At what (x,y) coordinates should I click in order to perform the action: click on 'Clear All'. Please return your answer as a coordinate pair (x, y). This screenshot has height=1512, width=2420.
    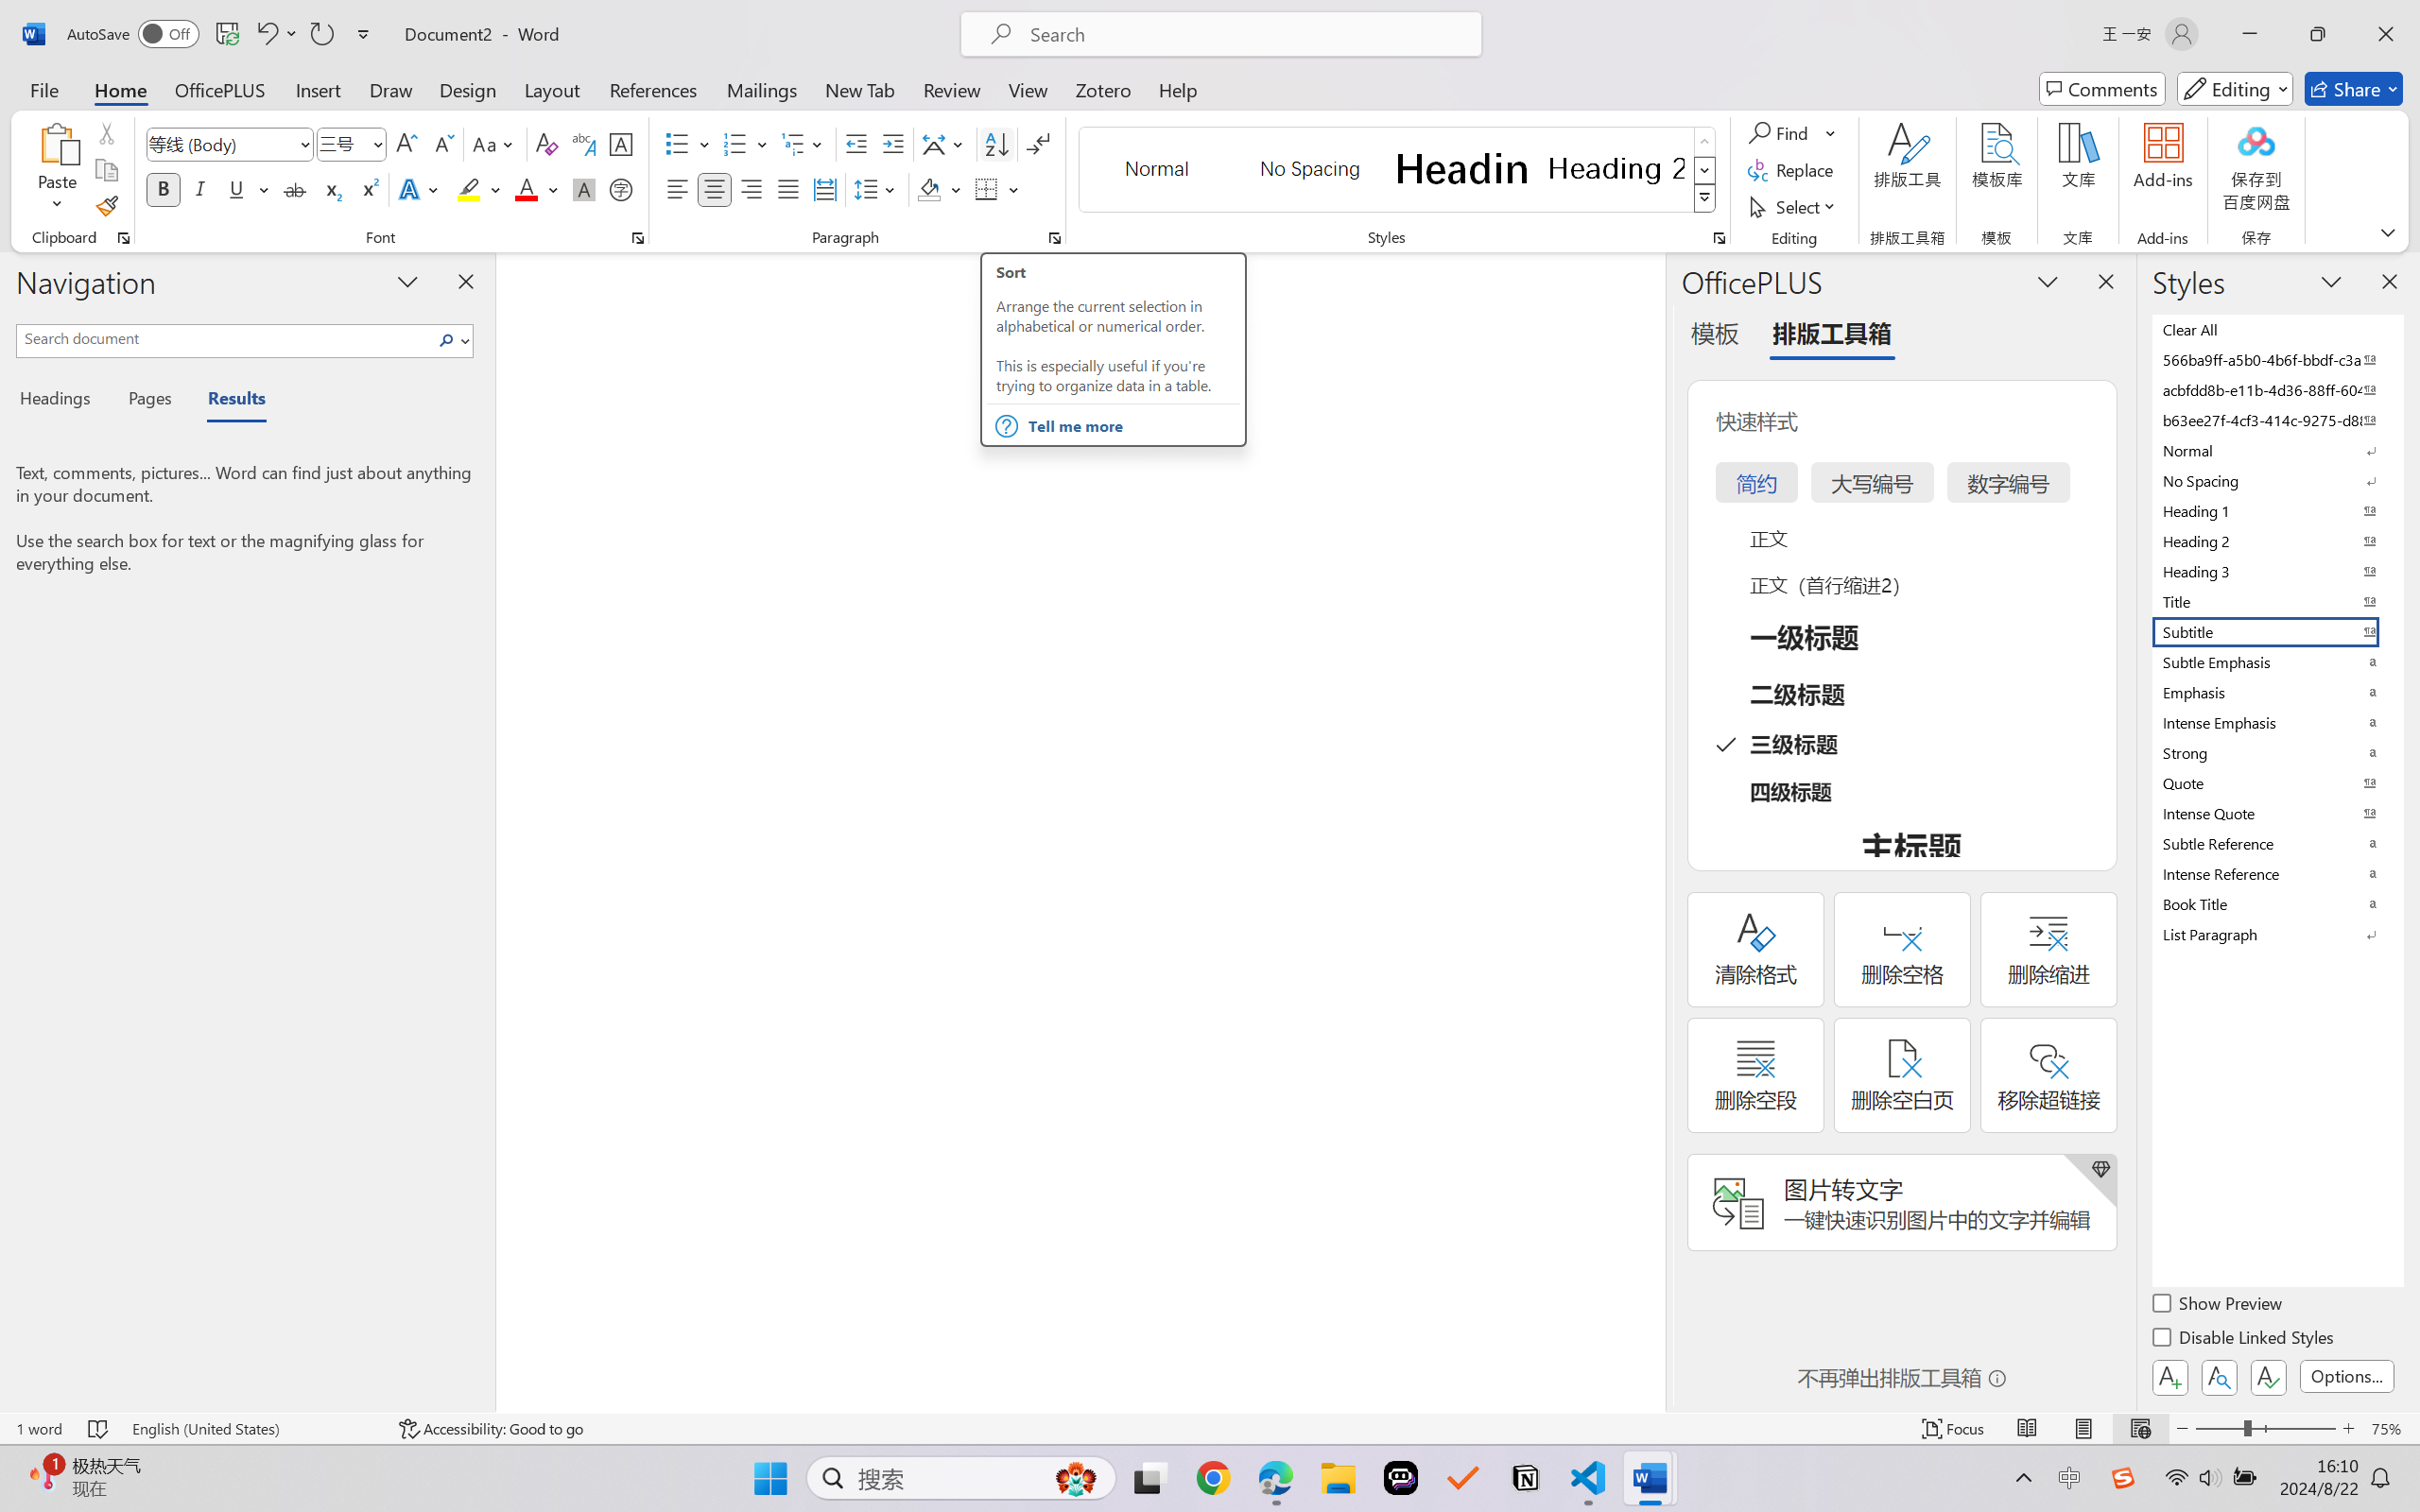
    Looking at the image, I should click on (2275, 328).